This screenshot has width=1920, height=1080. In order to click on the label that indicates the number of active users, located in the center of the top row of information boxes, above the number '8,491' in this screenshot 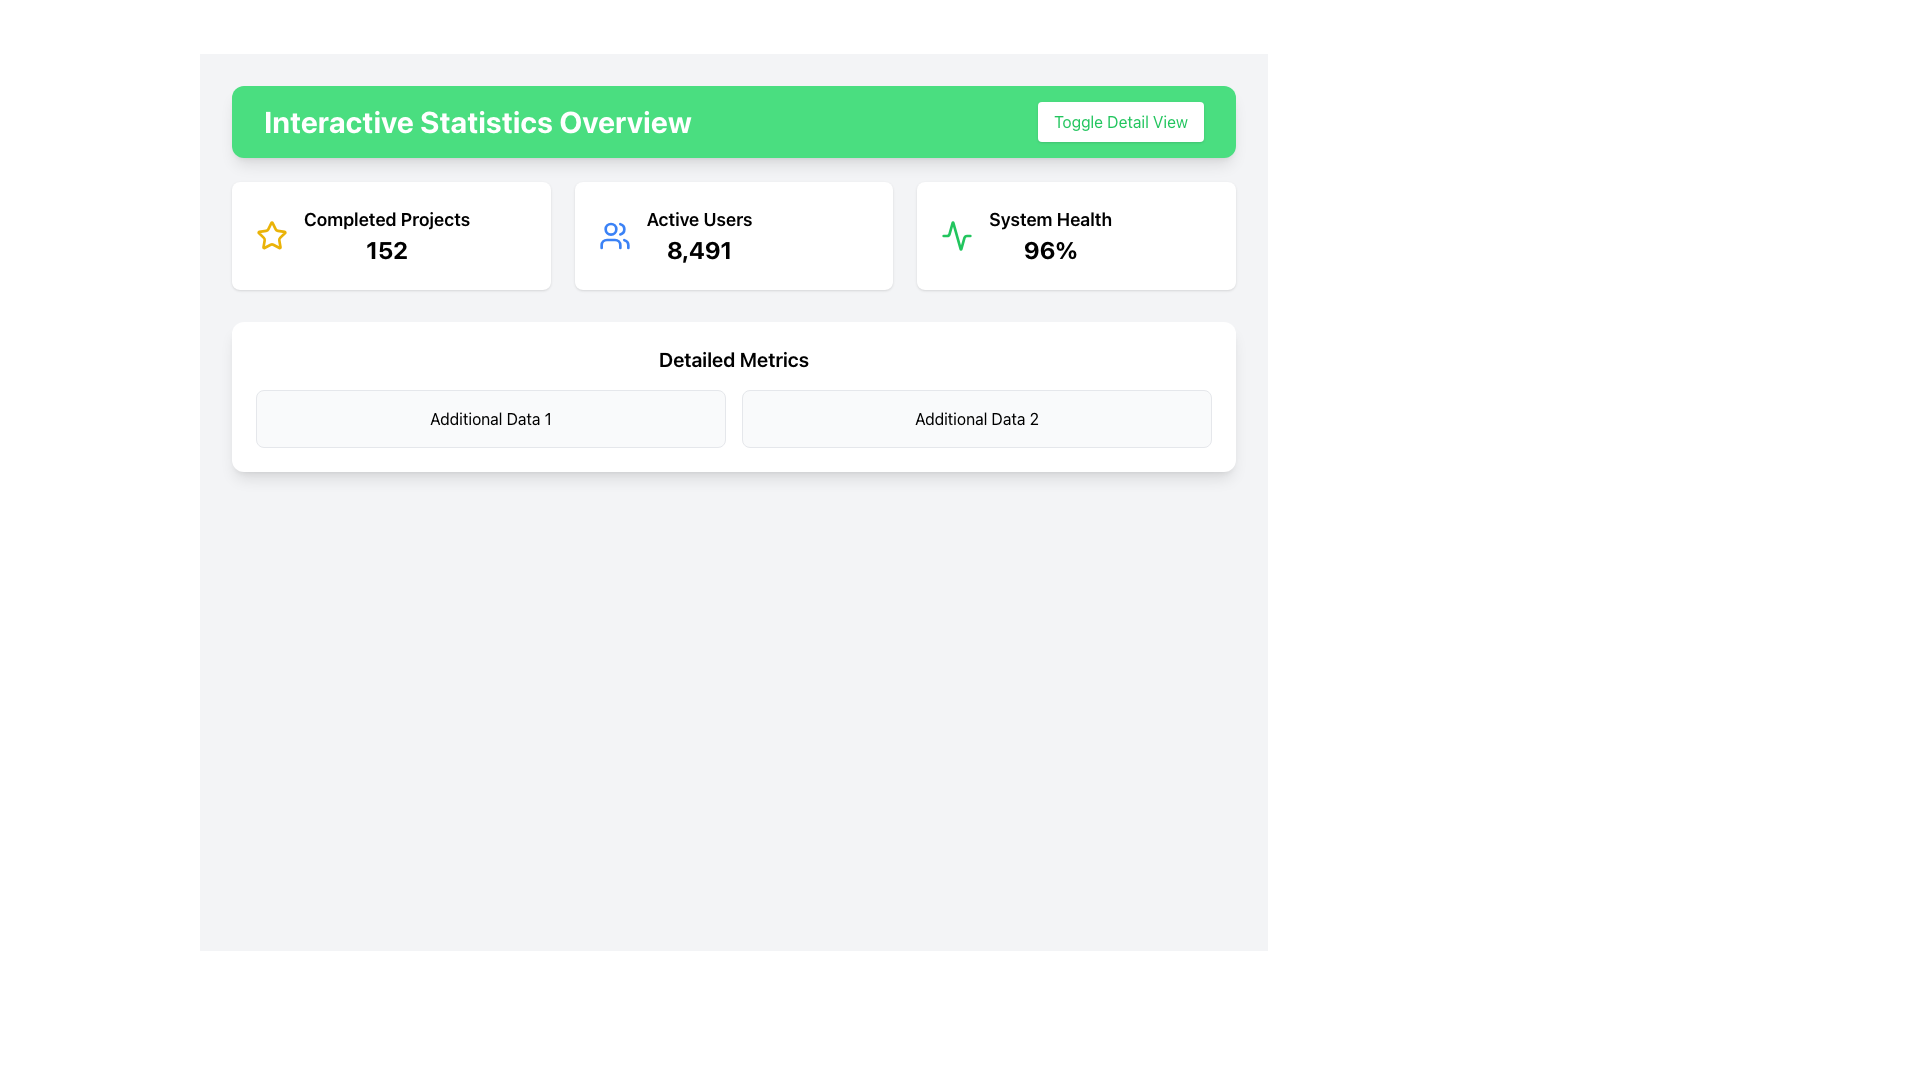, I will do `click(699, 219)`.